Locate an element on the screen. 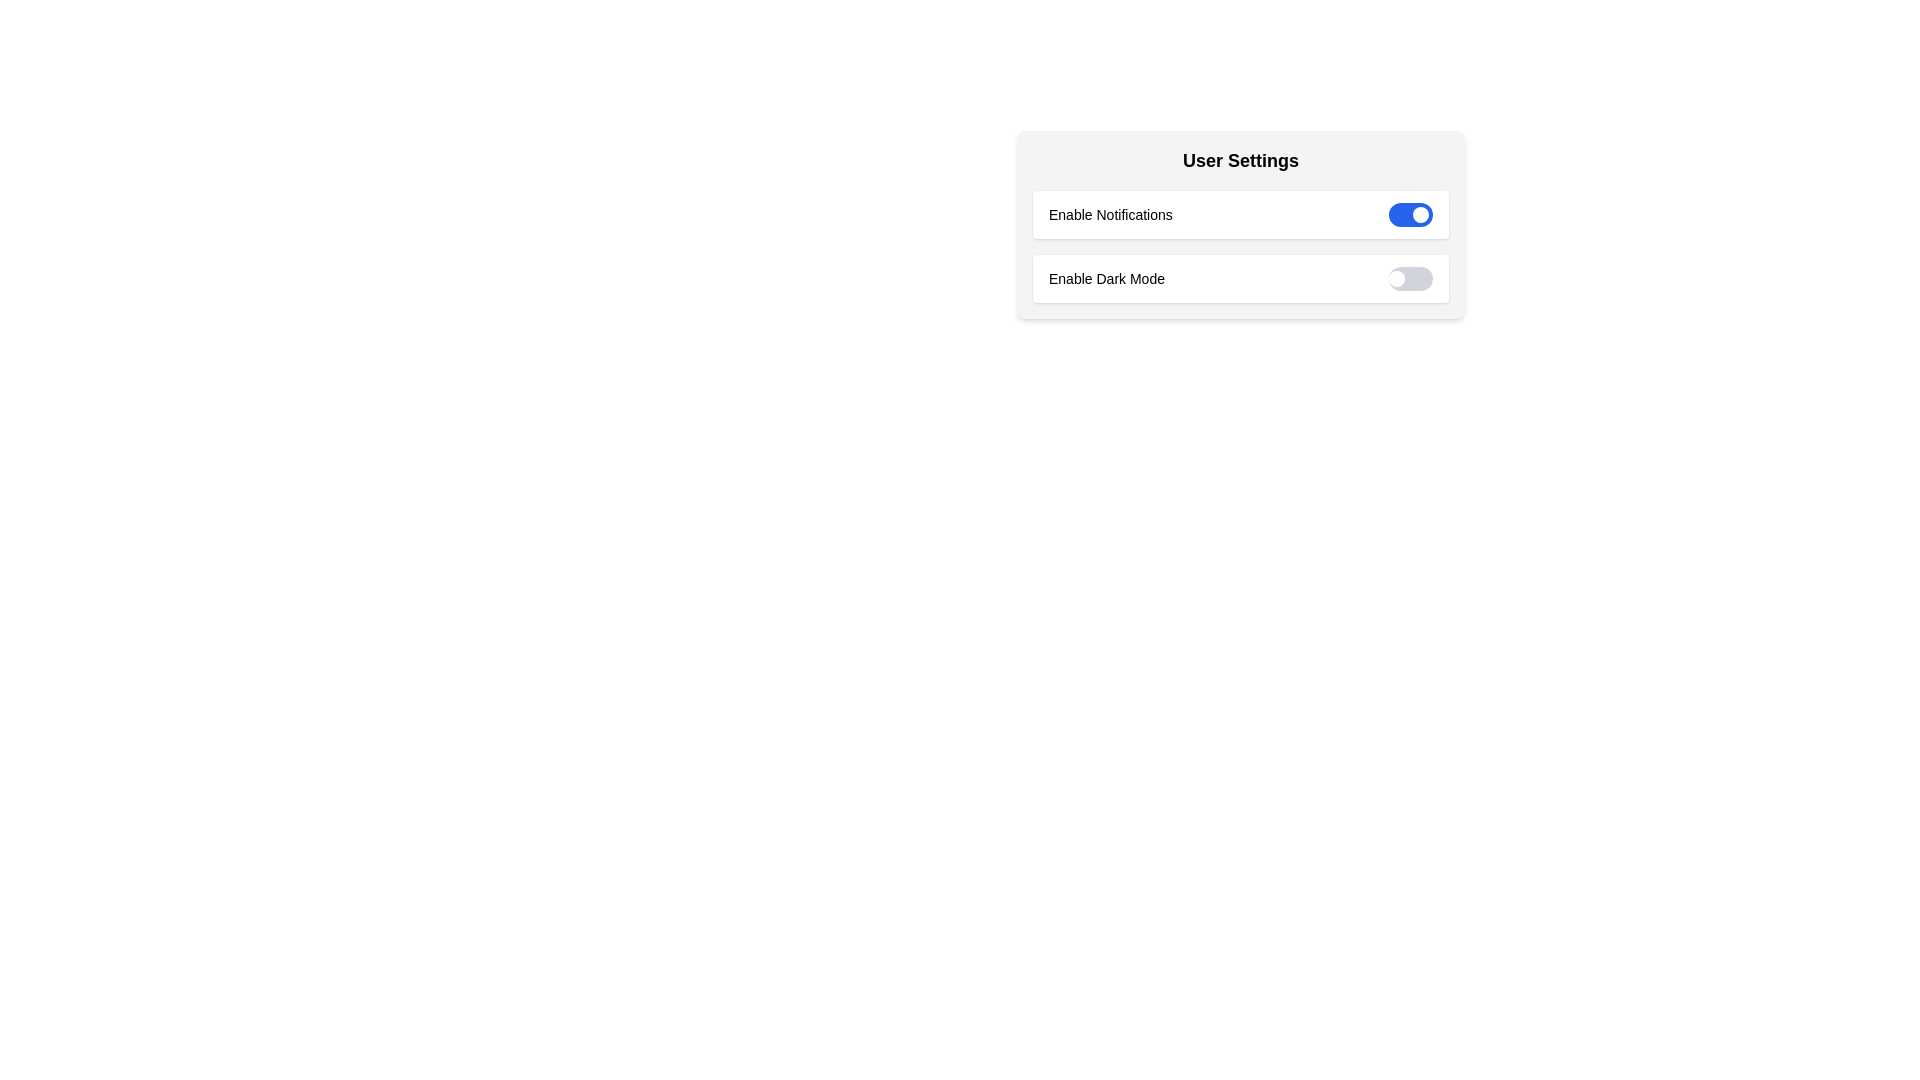 This screenshot has height=1080, width=1920. the small white circular toggle thumb, which is located on the blue background of the toggle switch next is located at coordinates (1419, 215).